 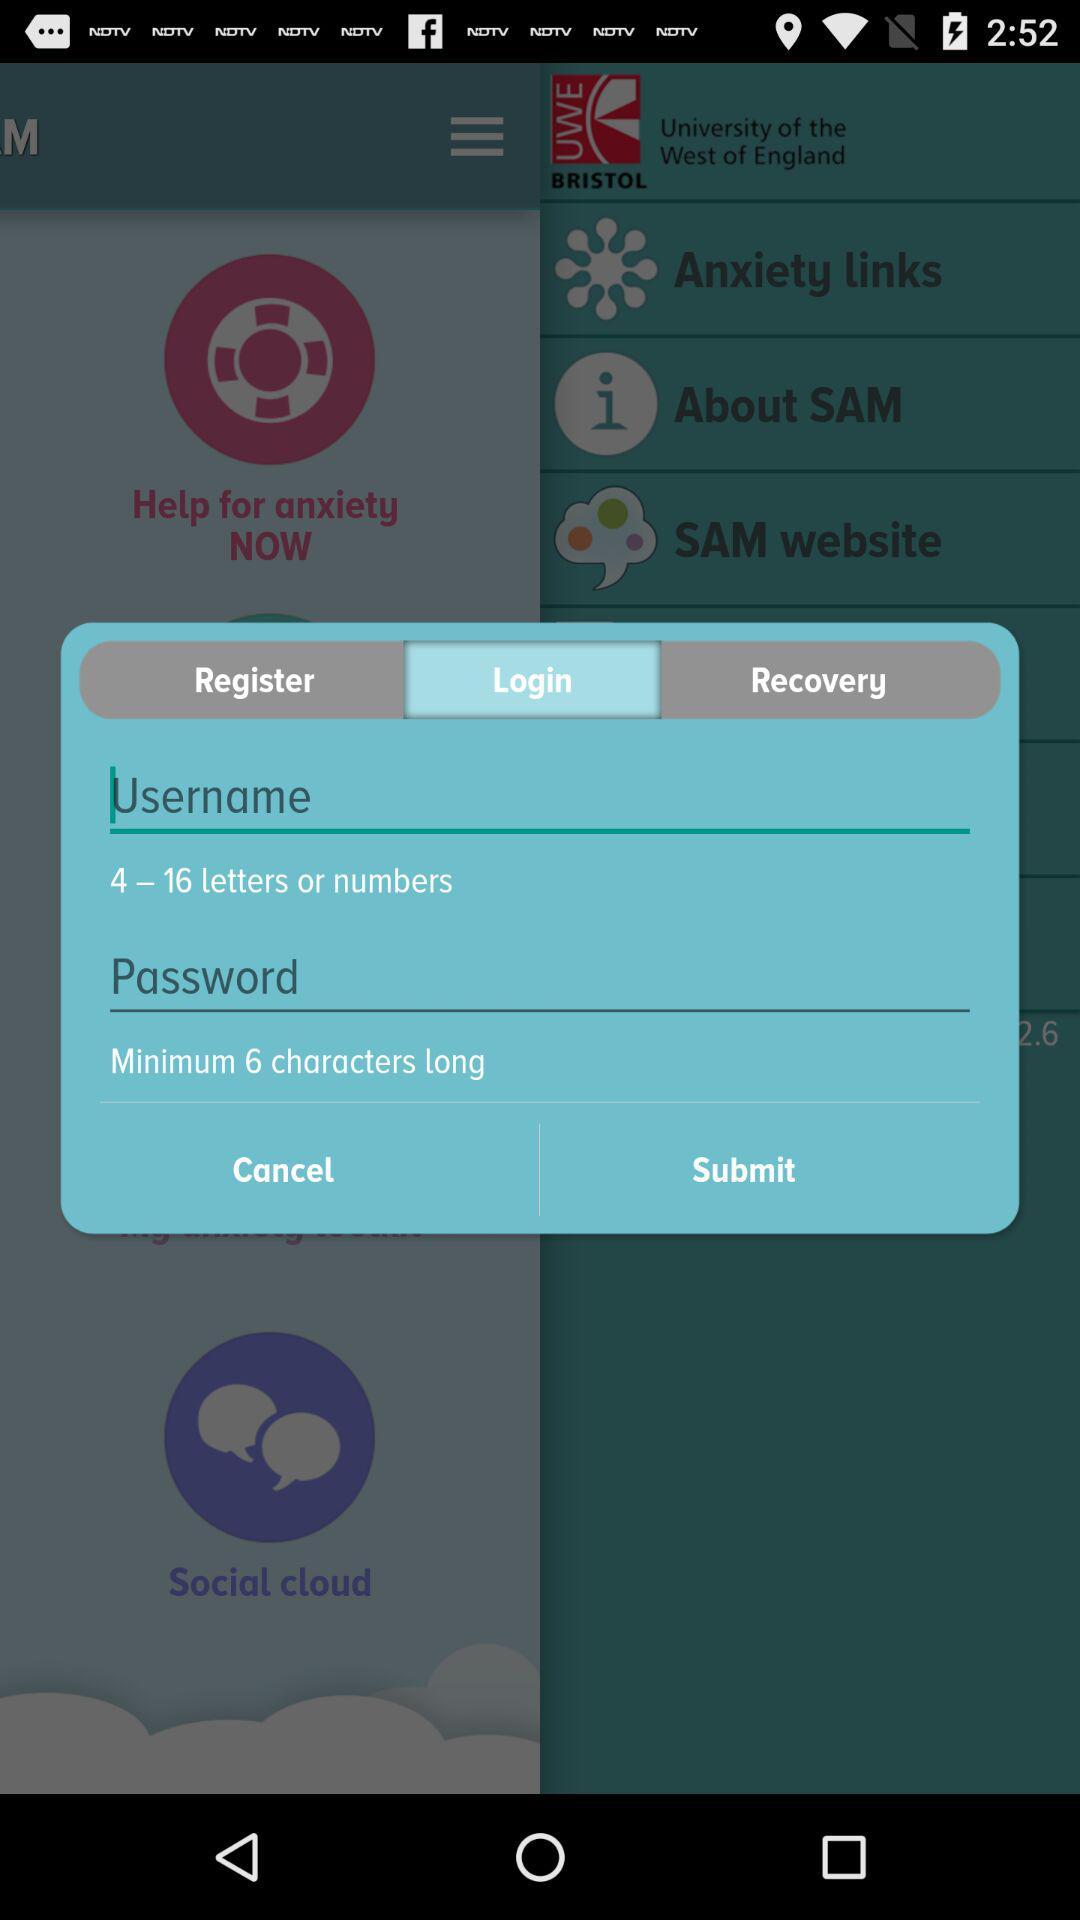 I want to click on item above the 4 16 letters, so click(x=540, y=795).